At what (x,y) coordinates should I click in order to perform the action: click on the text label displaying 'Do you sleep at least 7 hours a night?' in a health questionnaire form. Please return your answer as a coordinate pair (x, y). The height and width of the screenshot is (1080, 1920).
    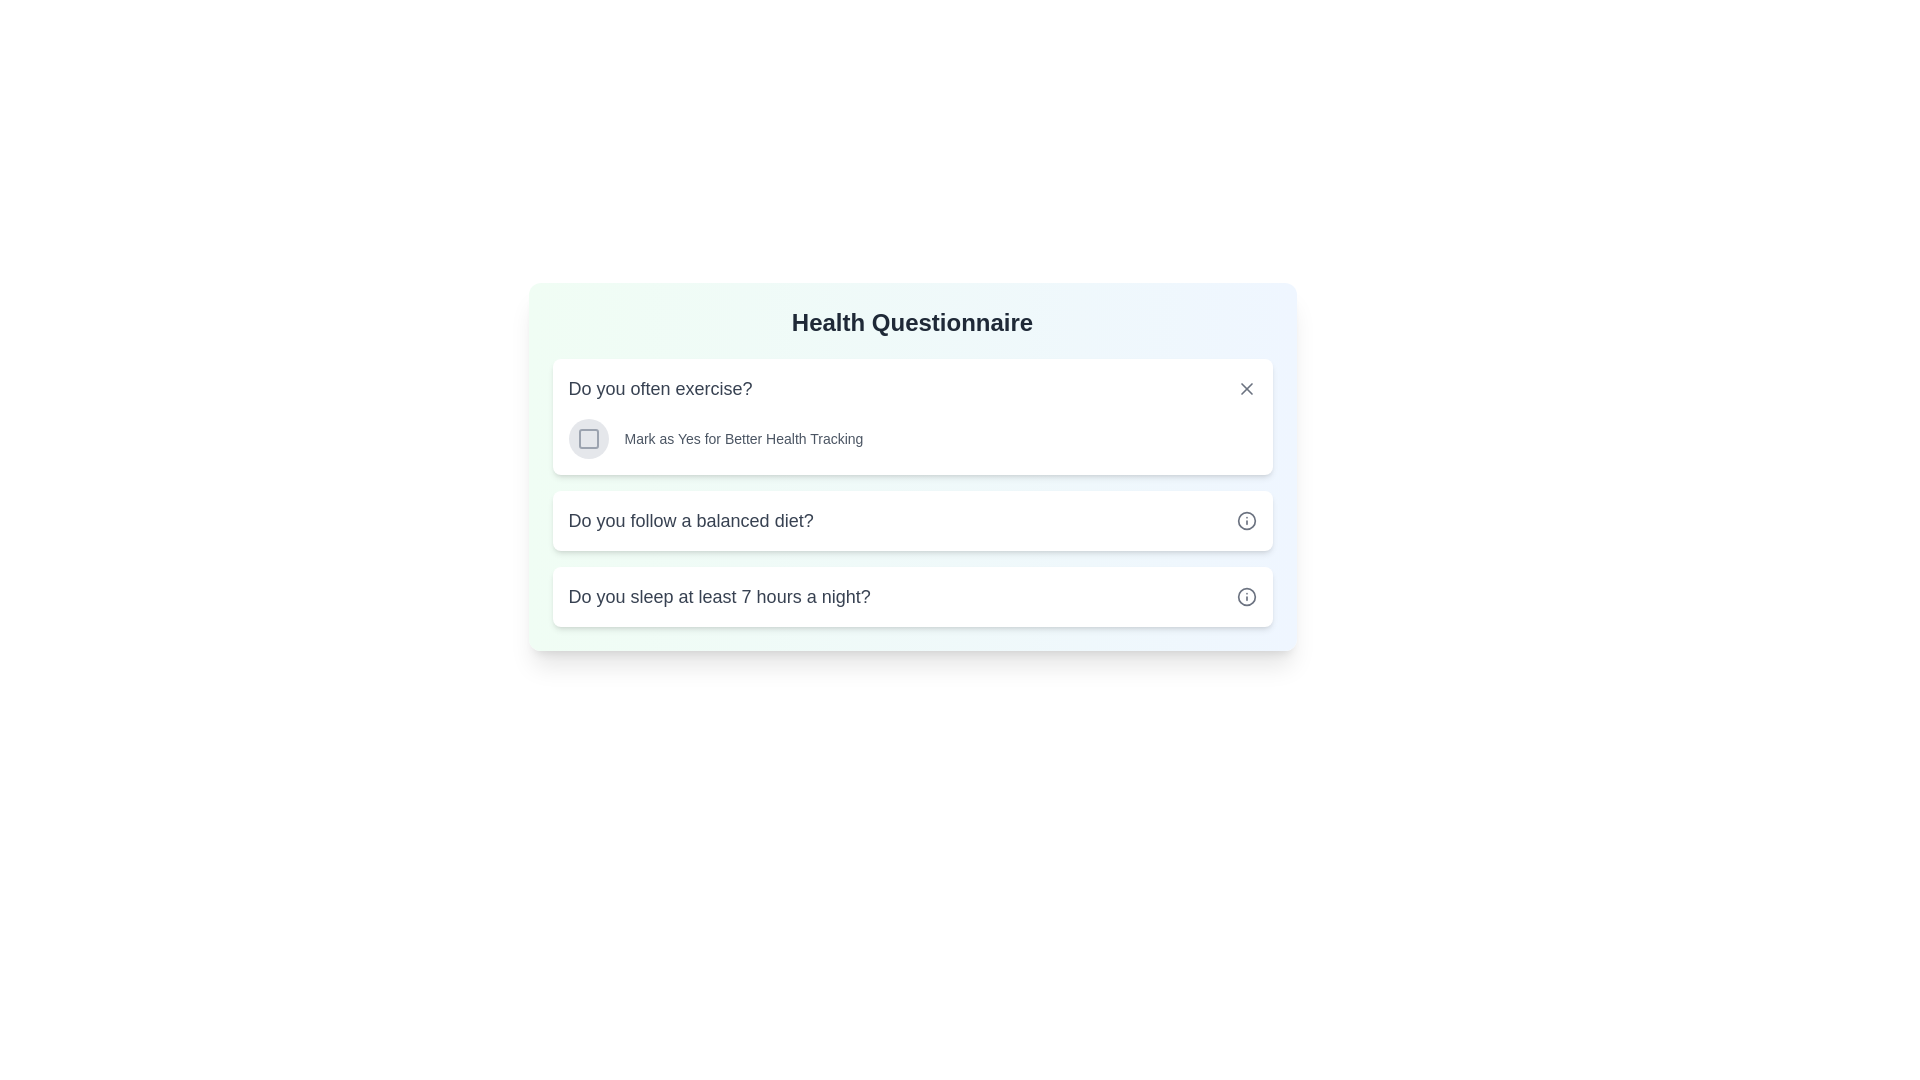
    Looking at the image, I should click on (719, 596).